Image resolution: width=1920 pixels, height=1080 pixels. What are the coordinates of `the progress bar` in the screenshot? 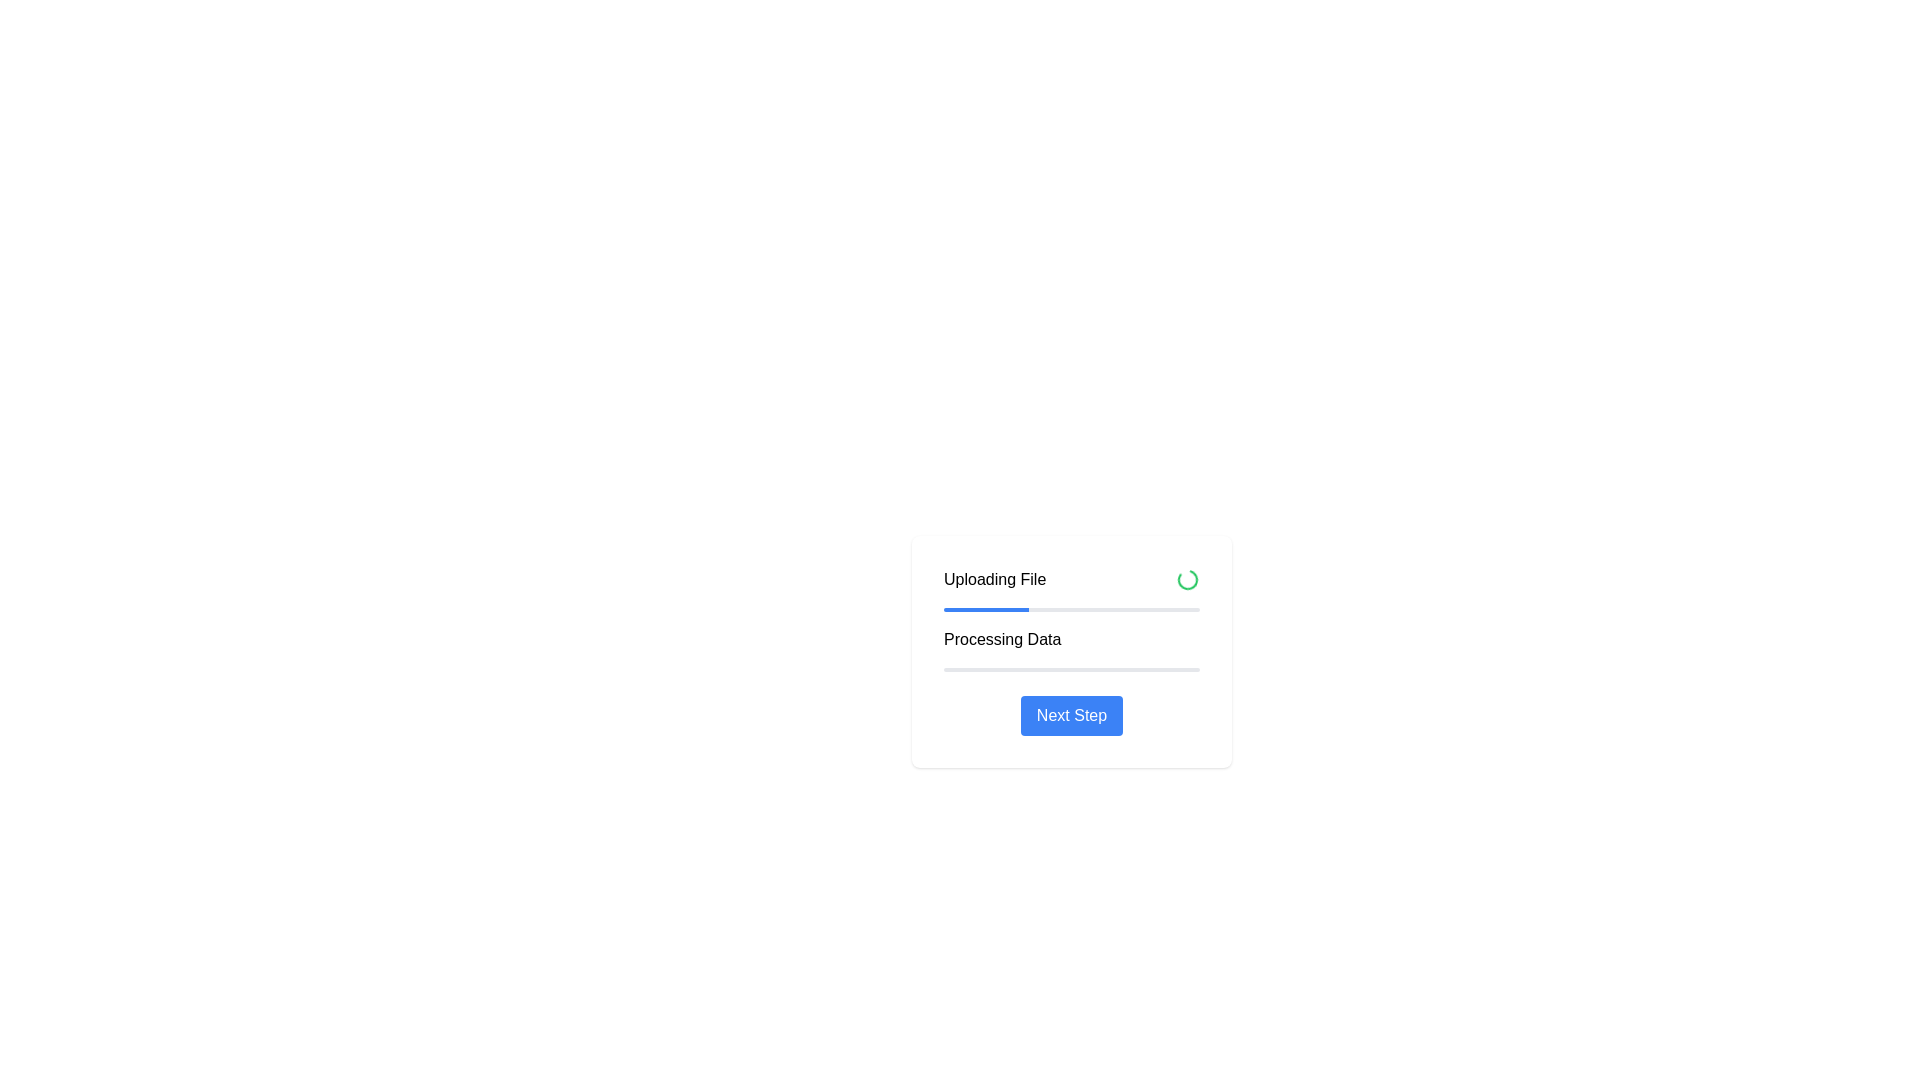 It's located at (948, 608).